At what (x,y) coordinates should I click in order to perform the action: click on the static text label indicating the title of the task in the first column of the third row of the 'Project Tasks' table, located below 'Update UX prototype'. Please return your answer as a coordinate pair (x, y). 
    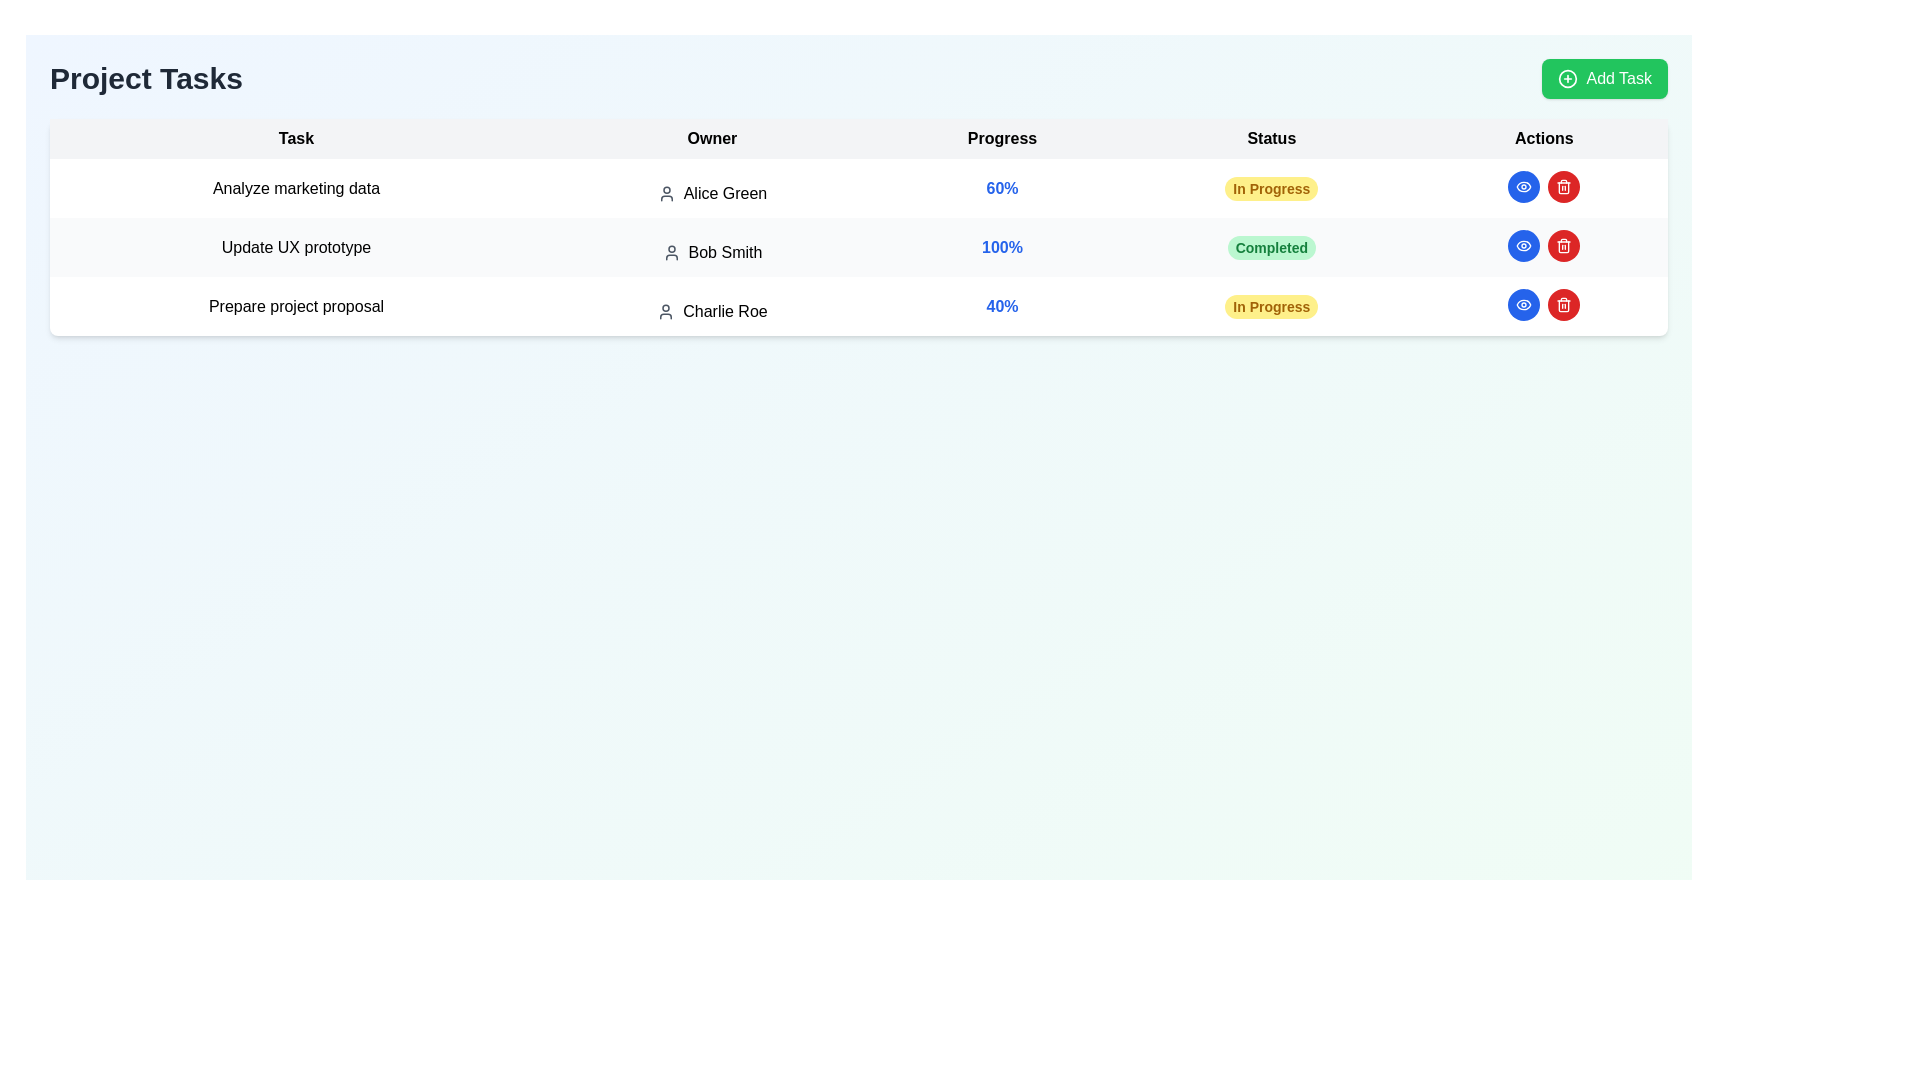
    Looking at the image, I should click on (295, 306).